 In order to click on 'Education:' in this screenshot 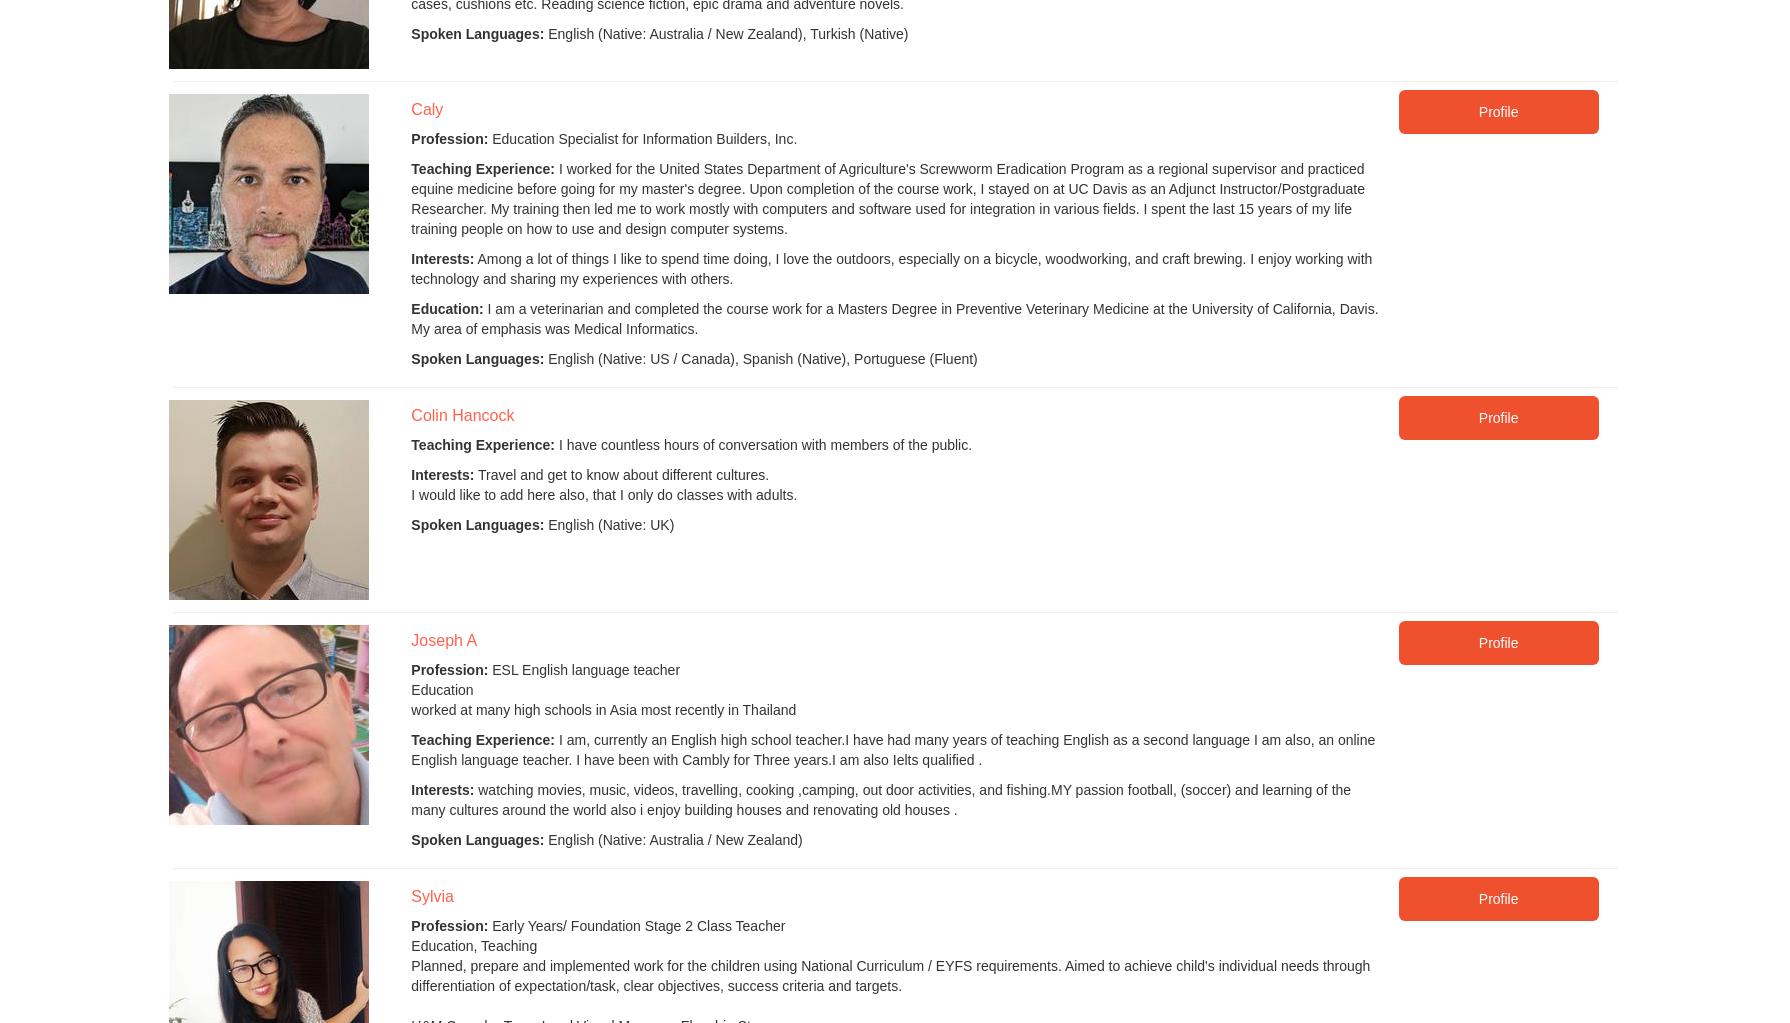, I will do `click(446, 307)`.